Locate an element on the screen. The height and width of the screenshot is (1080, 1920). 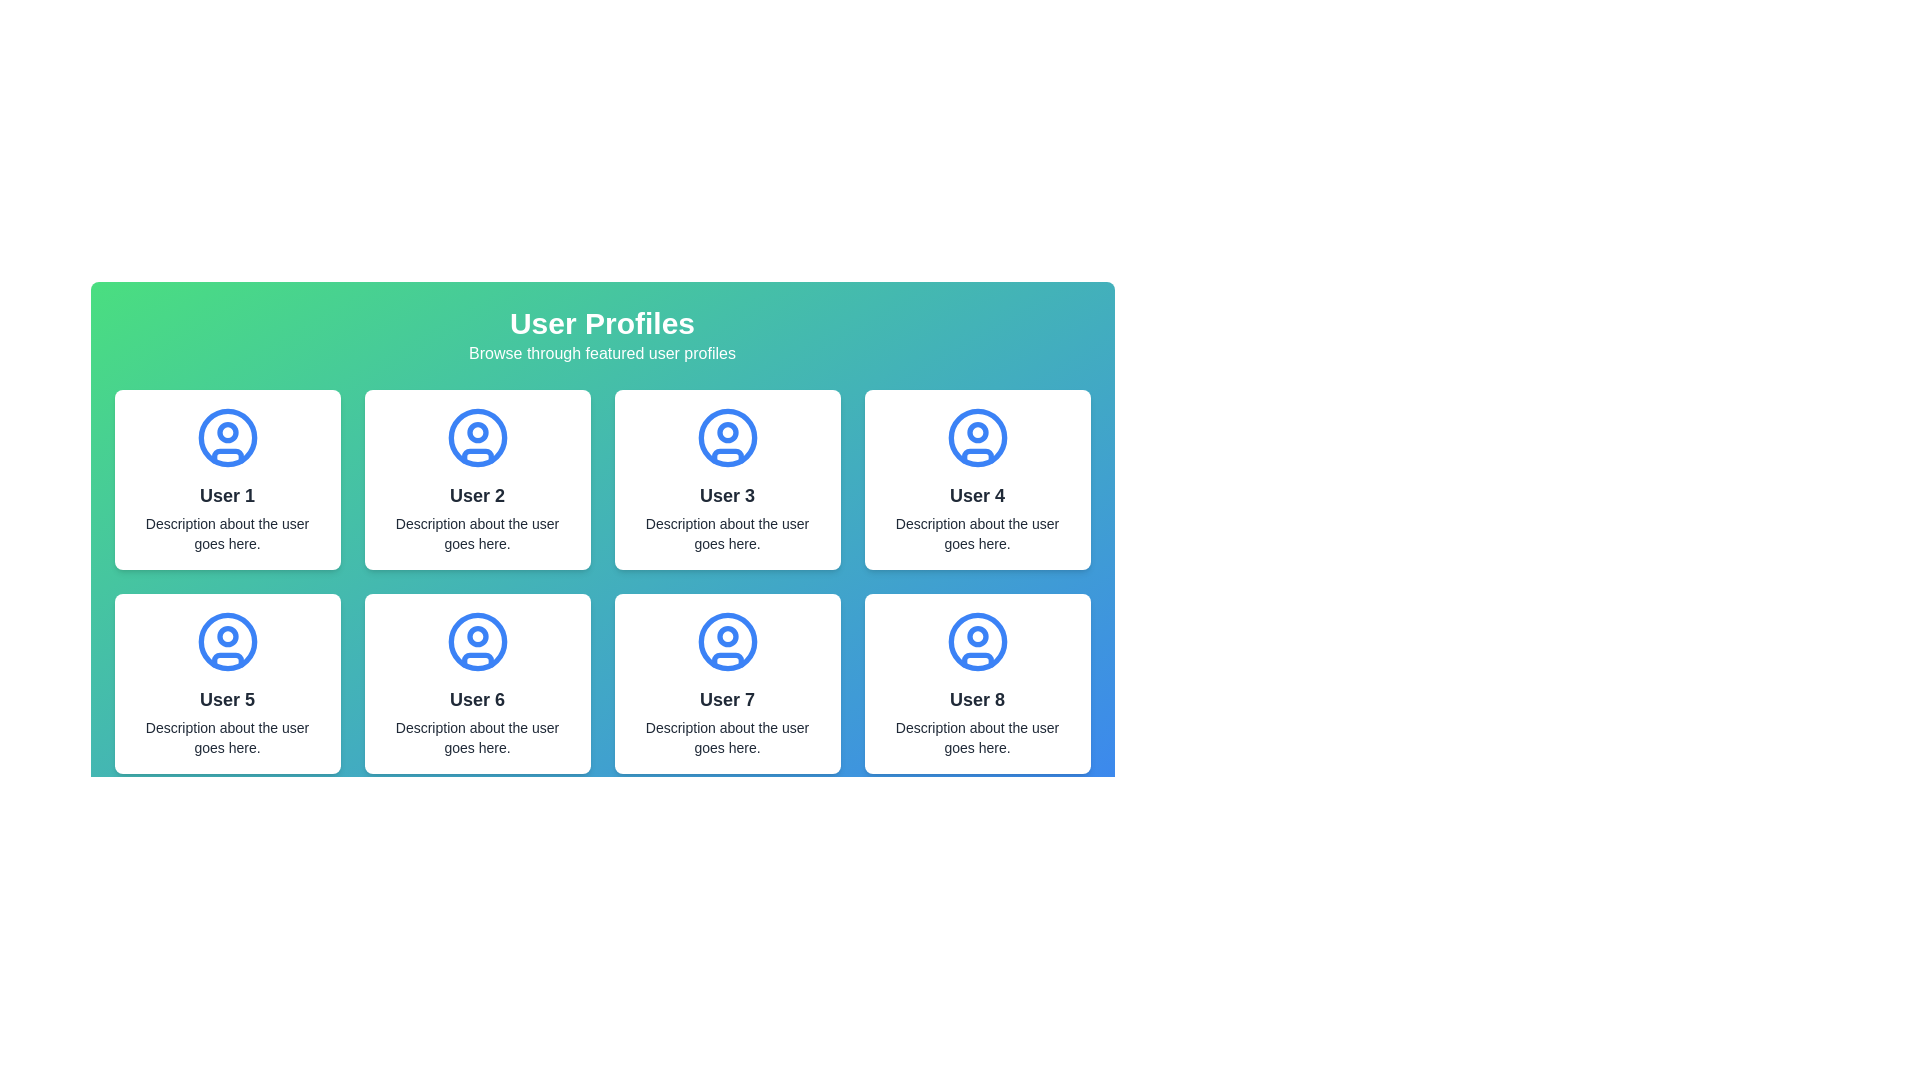
the SVG Circle that is part of the user profile icon labeled 'User 3', which is located in the third position of the top row in a grid layout is located at coordinates (726, 437).